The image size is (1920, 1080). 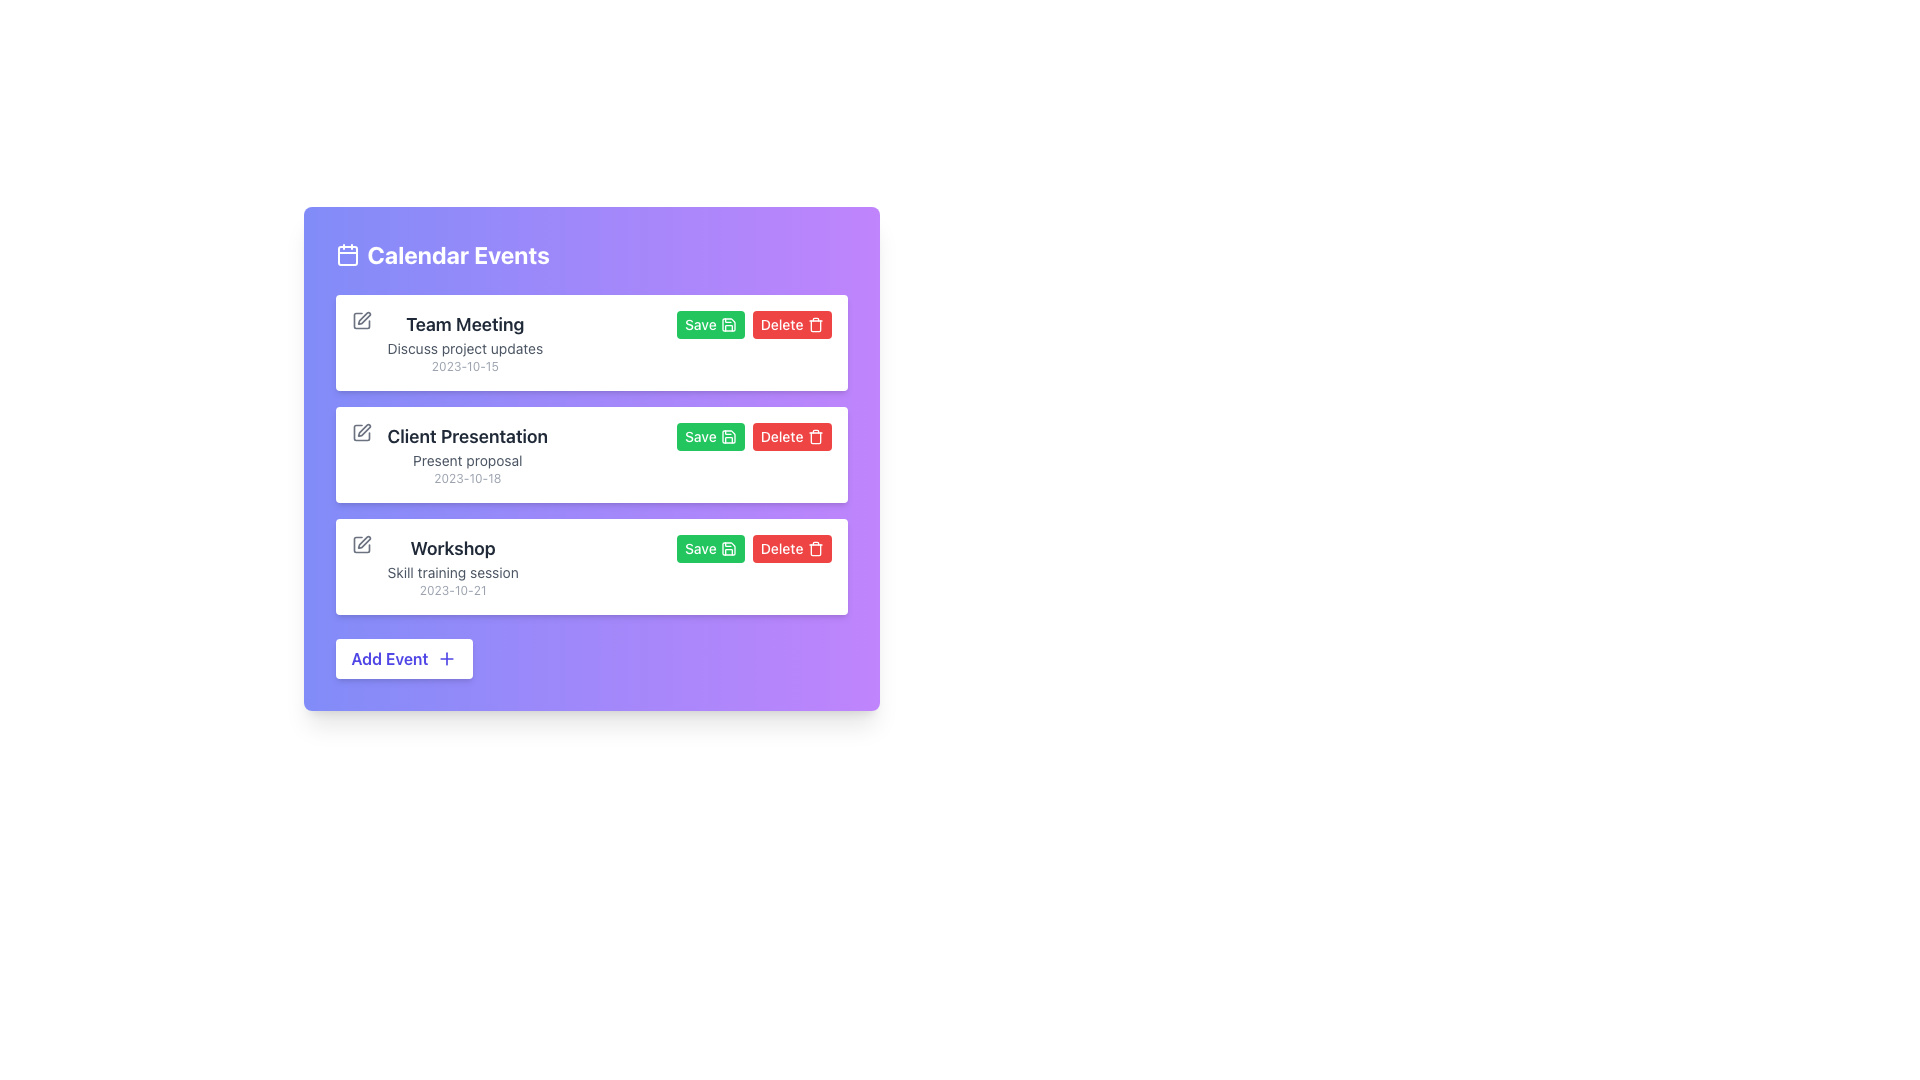 I want to click on the delete icon located at the right end of the red 'Delete' button in the action panel for the 'Workshop' event, so click(x=815, y=548).